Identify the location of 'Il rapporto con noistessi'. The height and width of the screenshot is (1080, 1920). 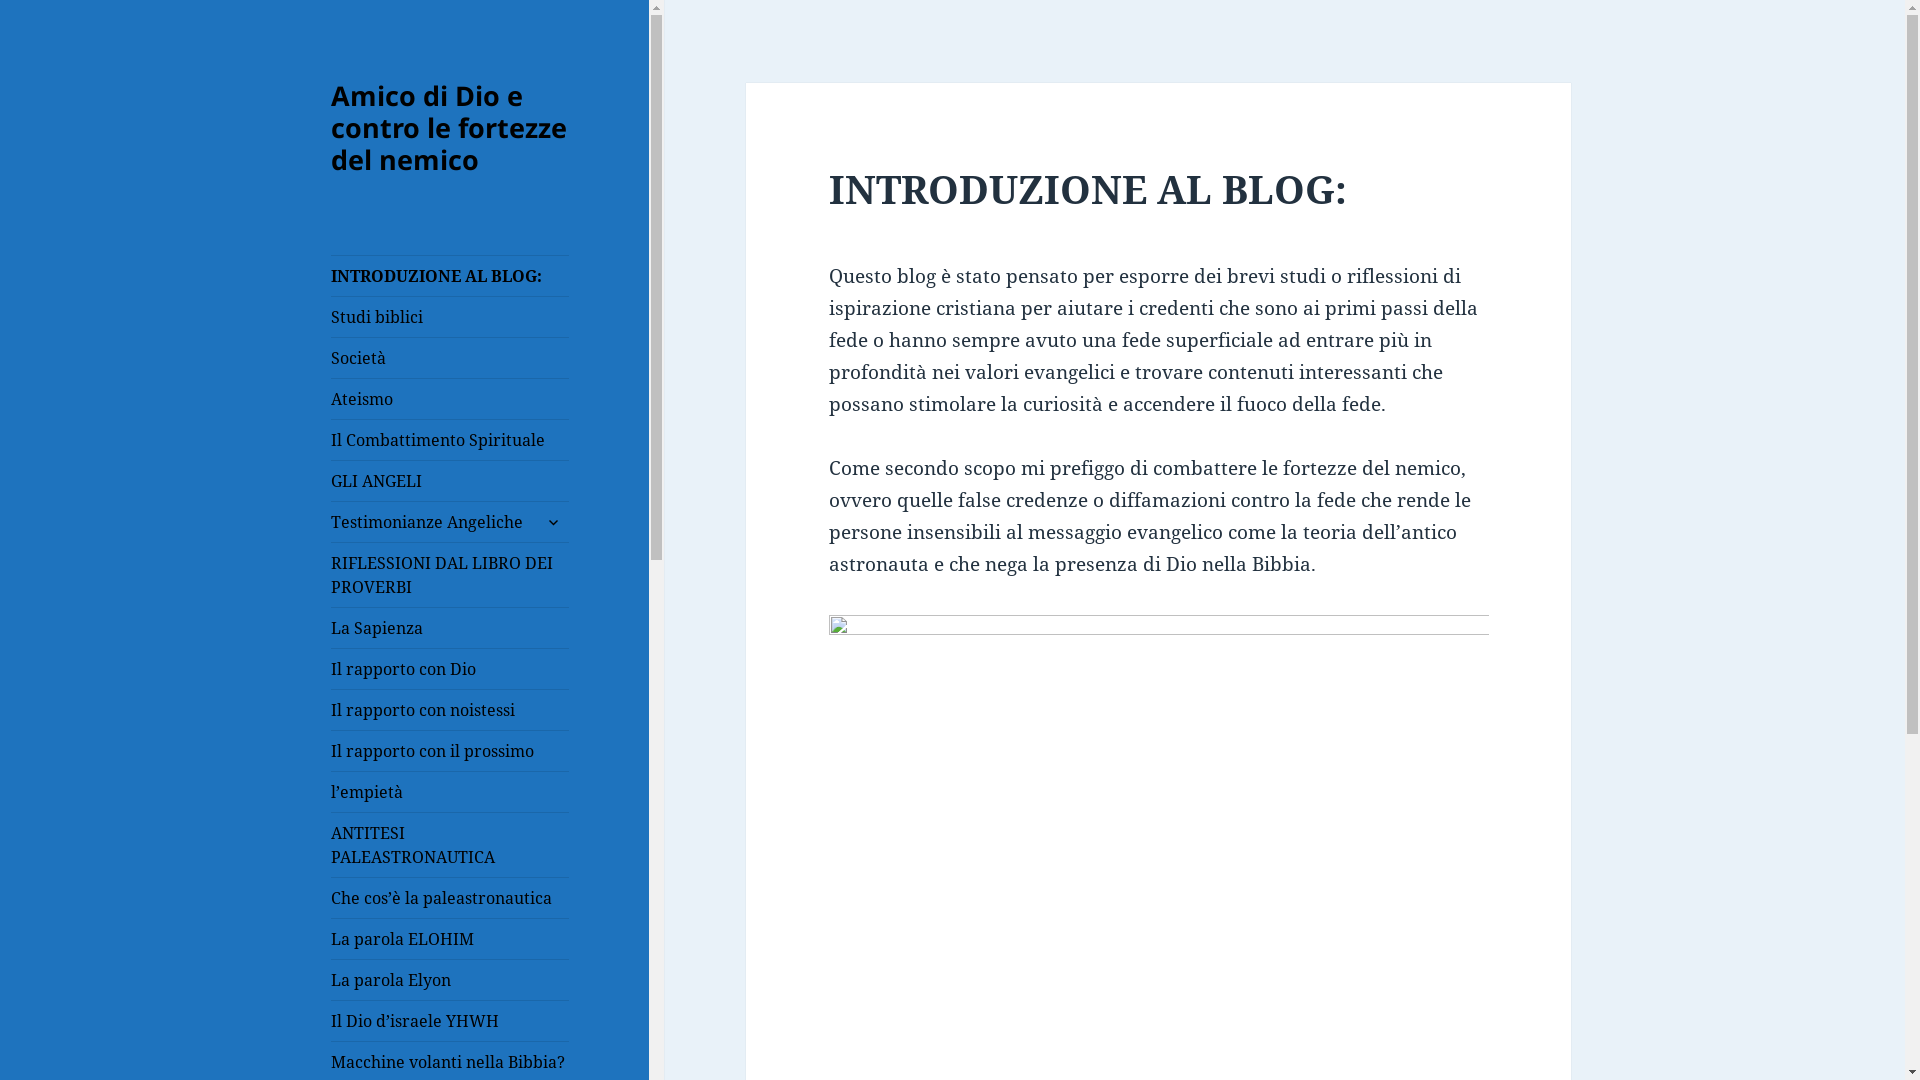
(449, 708).